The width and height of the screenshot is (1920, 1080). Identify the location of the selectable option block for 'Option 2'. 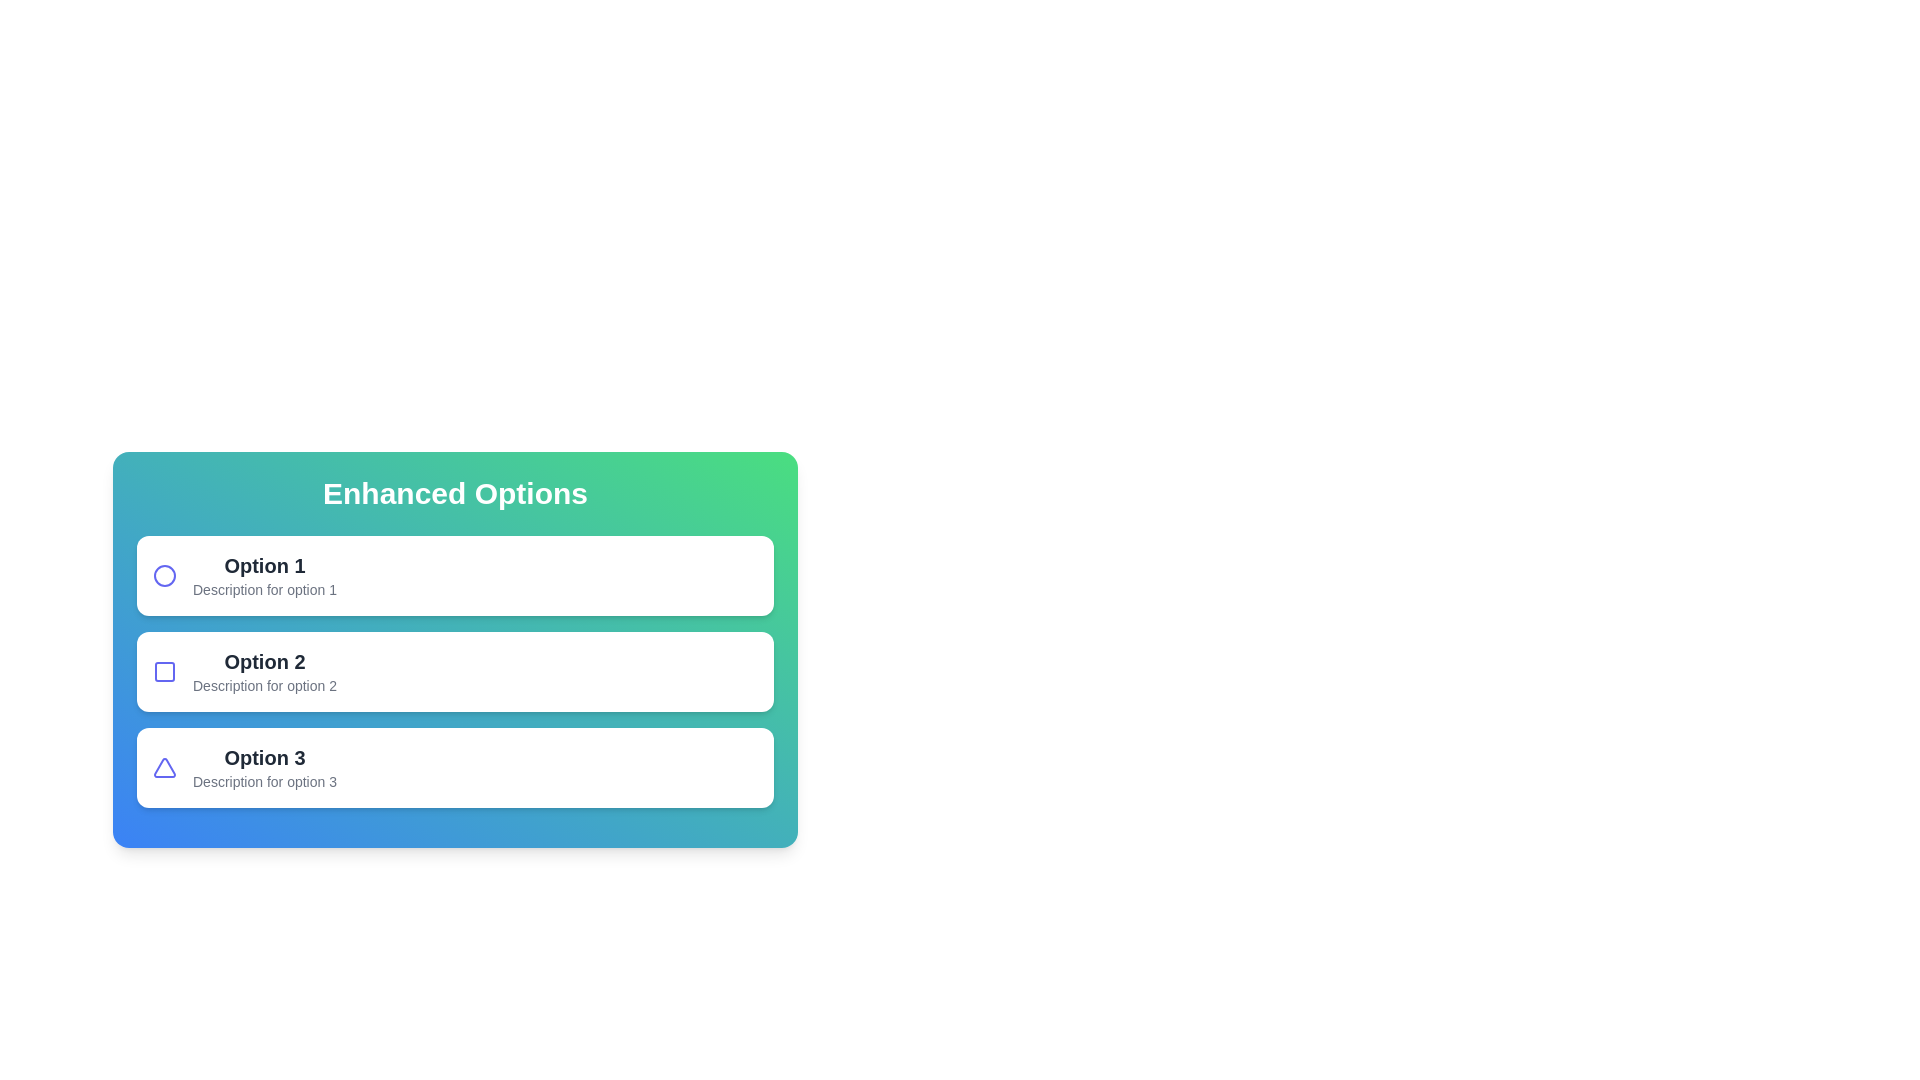
(454, 671).